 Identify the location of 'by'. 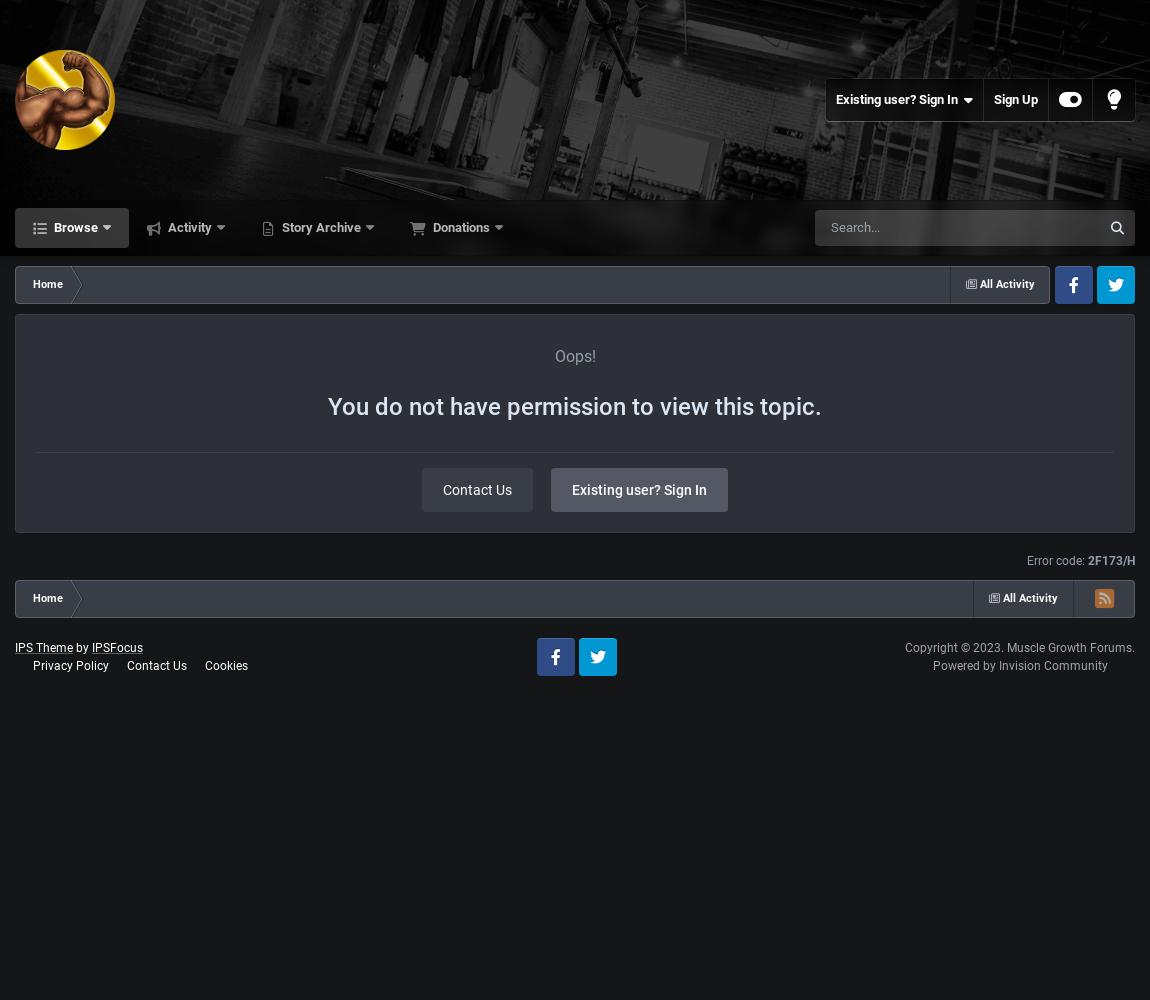
(72, 647).